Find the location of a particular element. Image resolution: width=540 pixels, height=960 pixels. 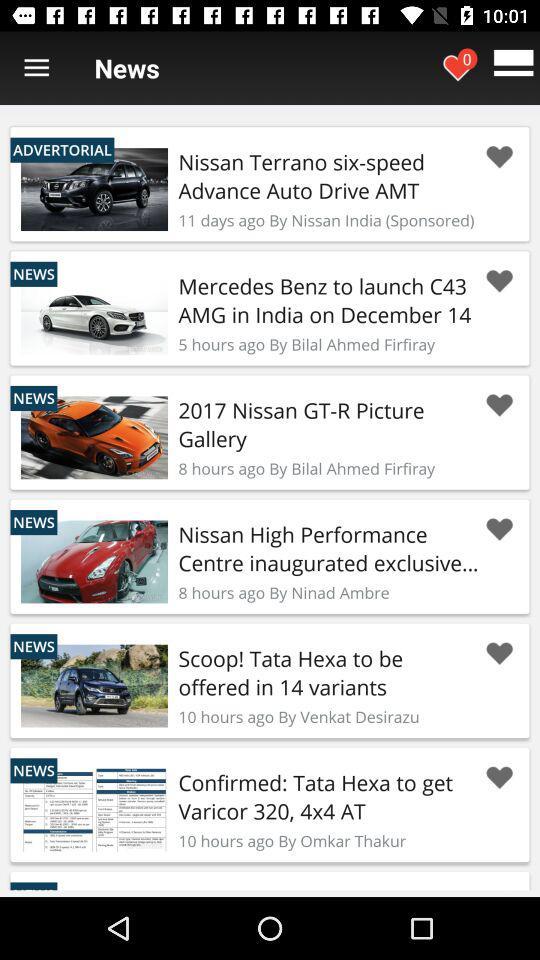

like option is located at coordinates (498, 156).